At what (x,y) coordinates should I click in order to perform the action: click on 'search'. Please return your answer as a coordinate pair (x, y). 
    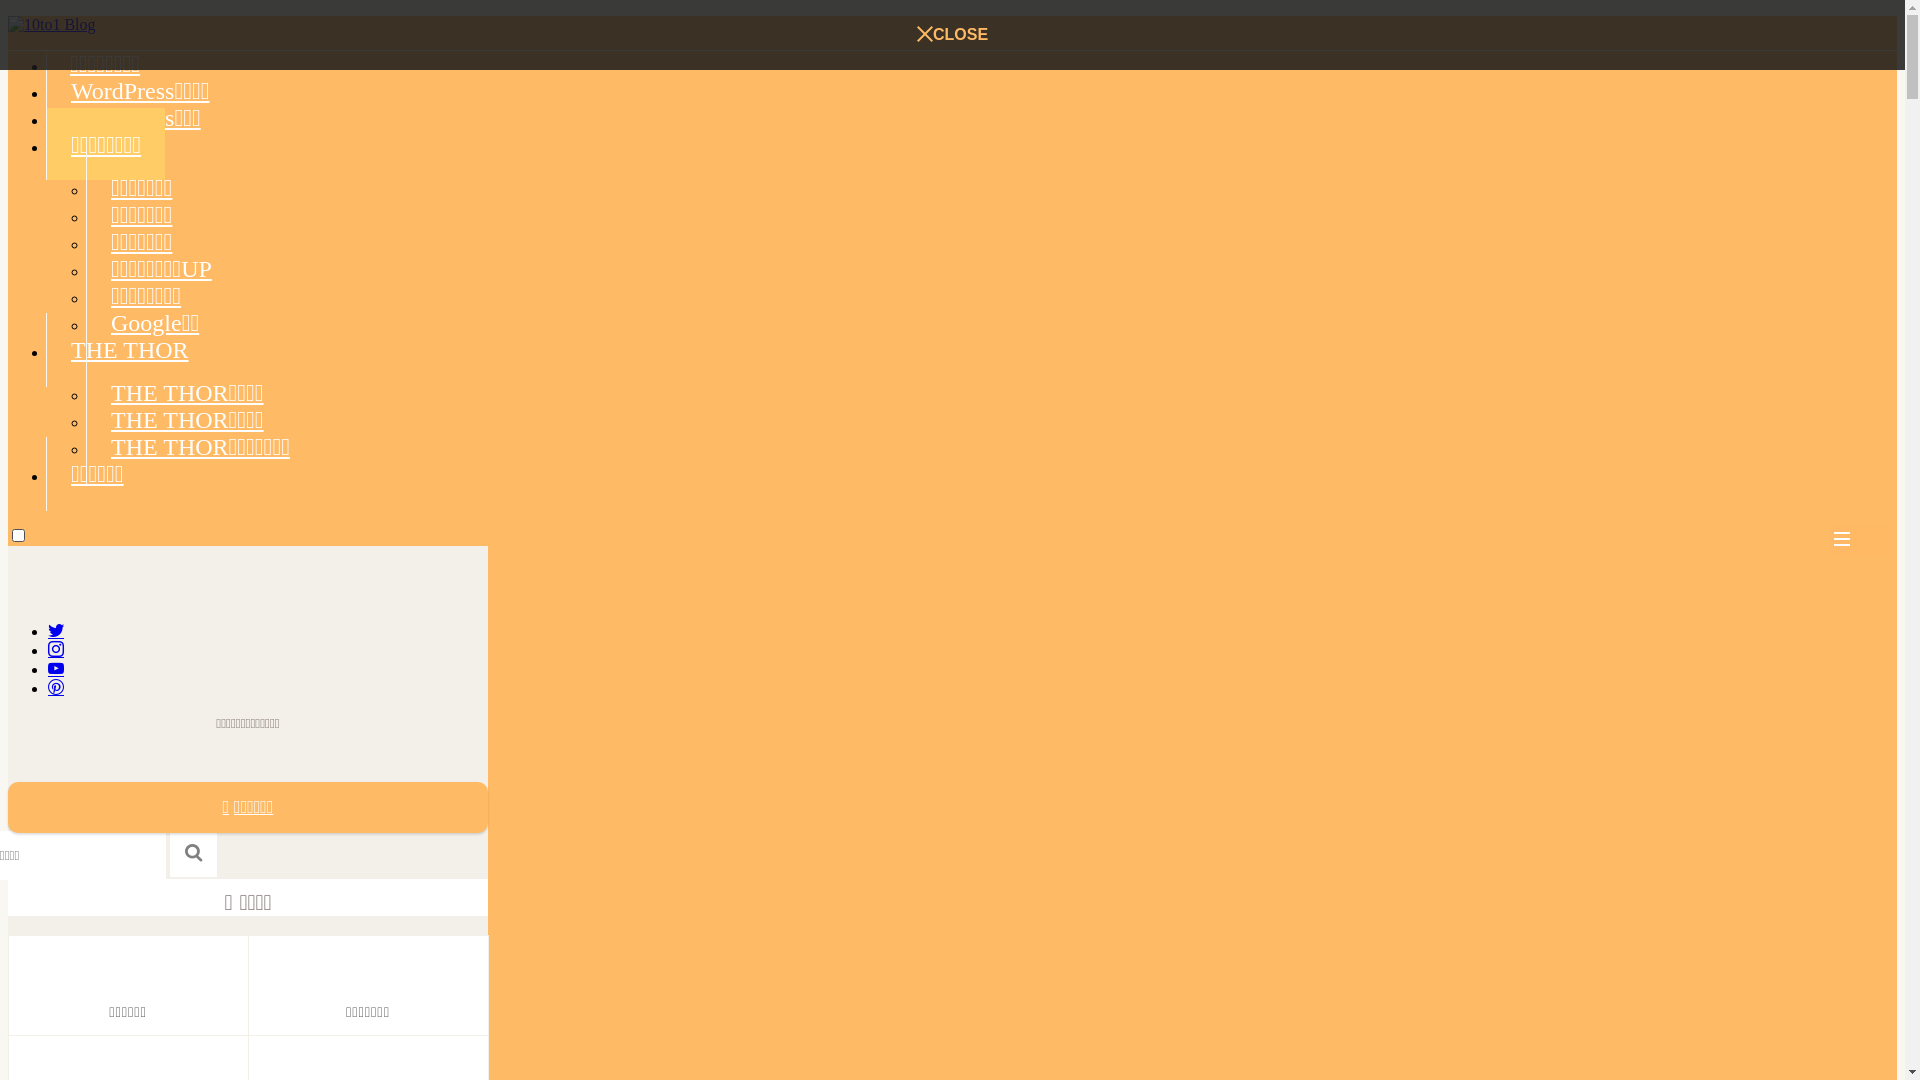
    Looking at the image, I should click on (193, 853).